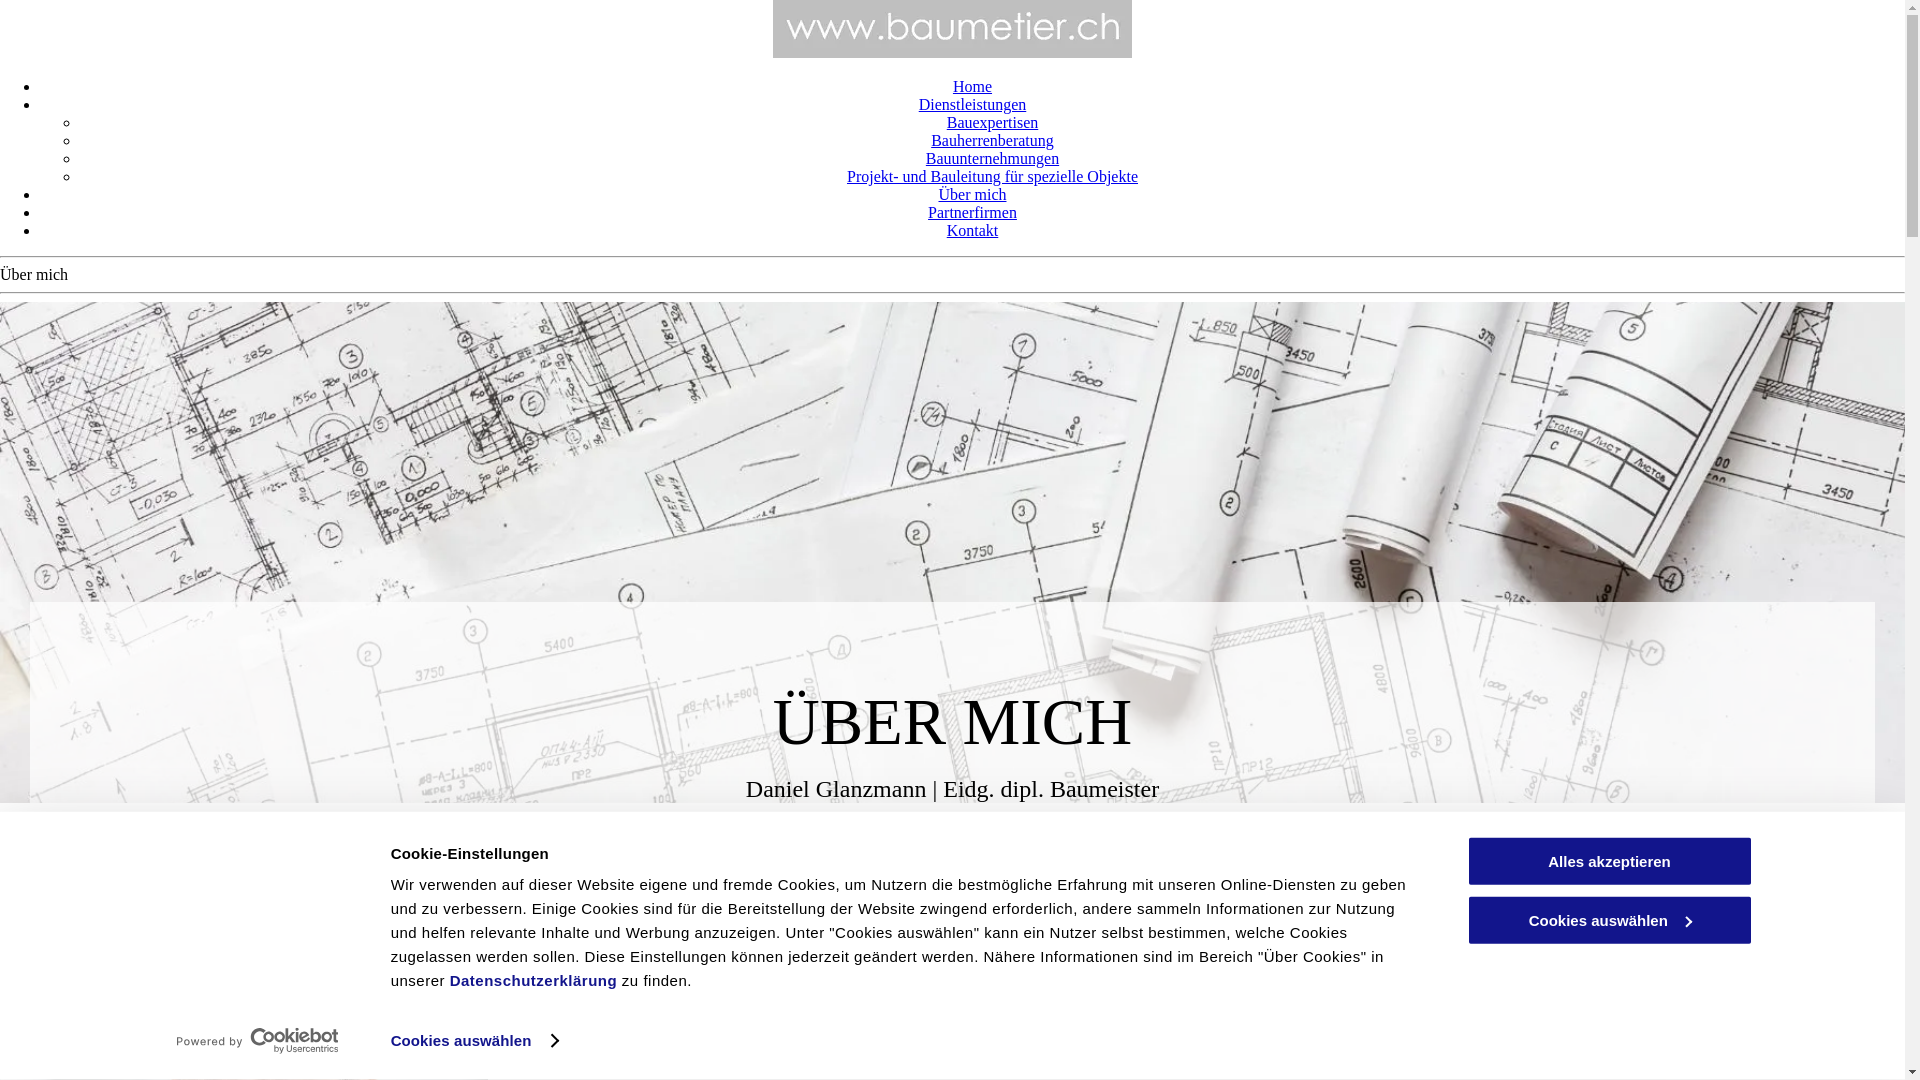 The width and height of the screenshot is (1920, 1080). Describe the element at coordinates (925, 157) in the screenshot. I see `'Bauunternehmungen'` at that location.